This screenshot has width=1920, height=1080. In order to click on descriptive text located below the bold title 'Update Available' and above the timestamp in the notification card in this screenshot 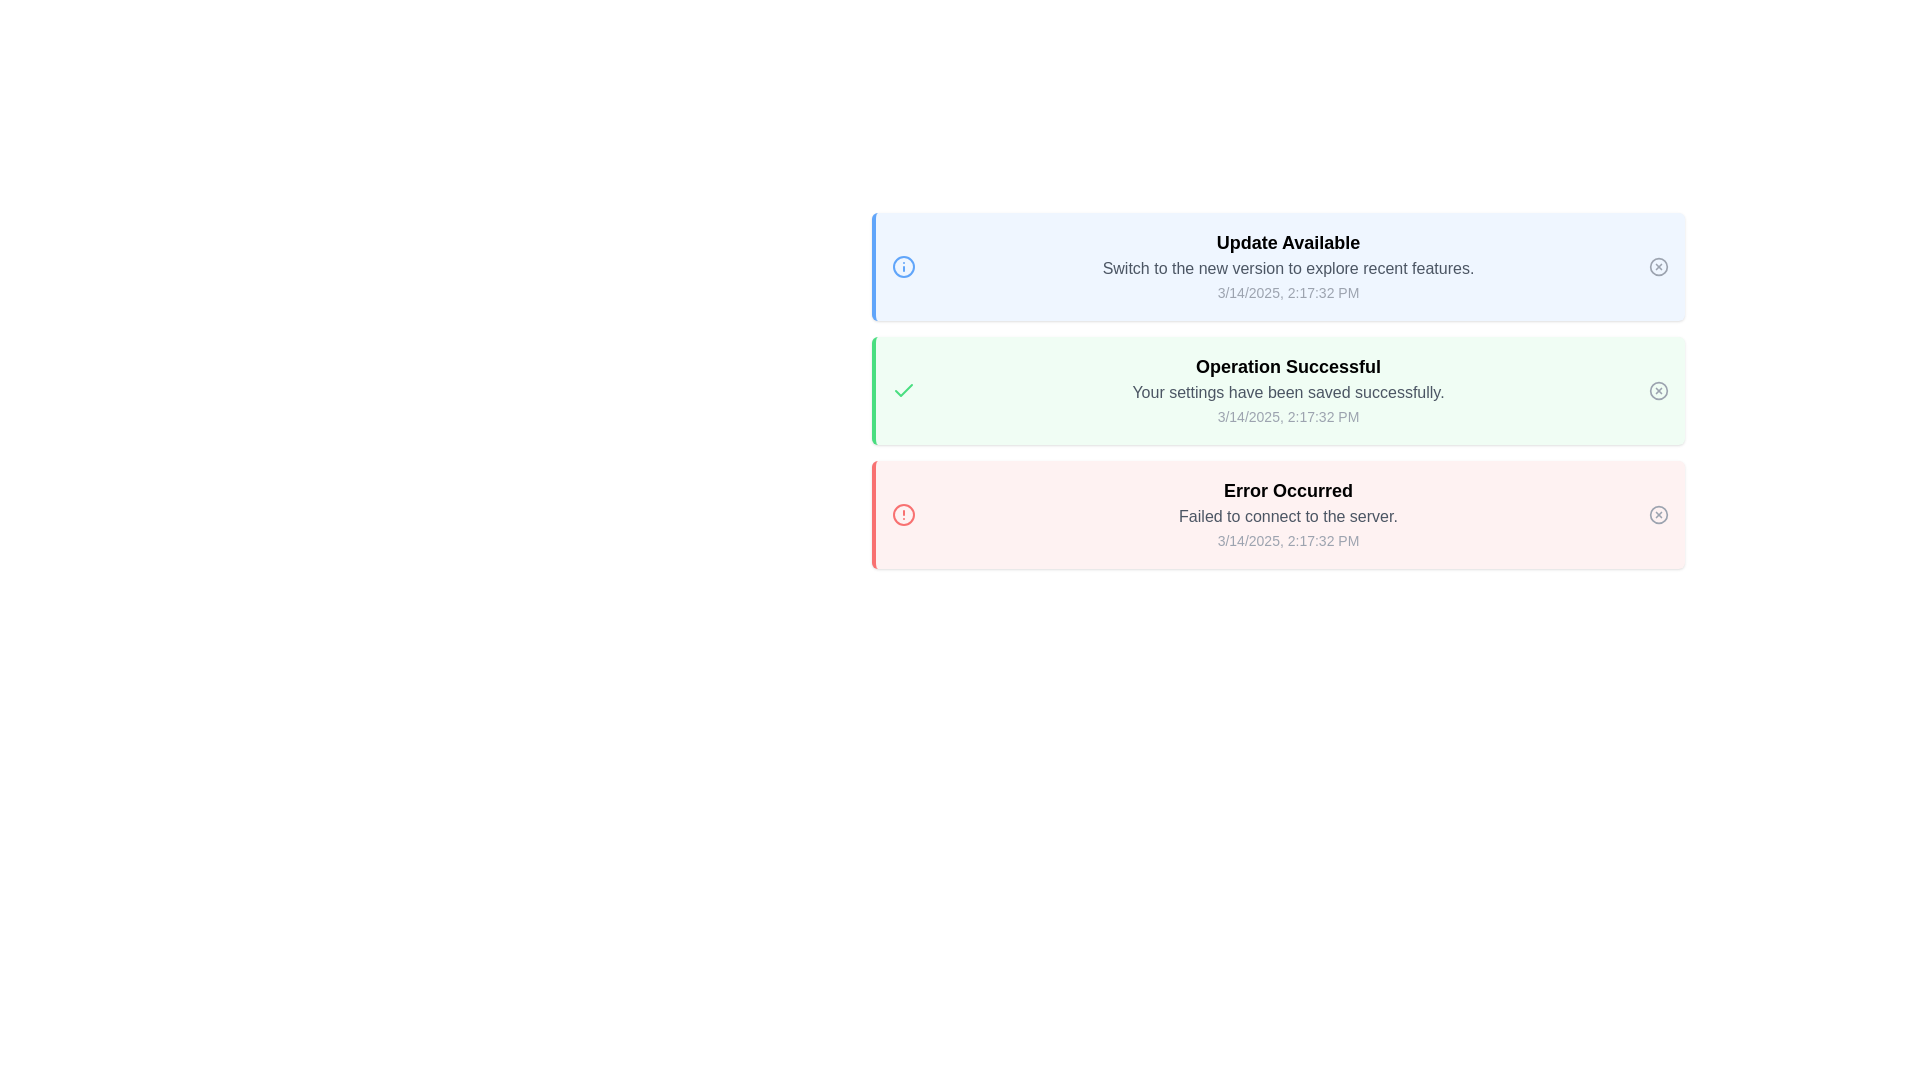, I will do `click(1288, 268)`.